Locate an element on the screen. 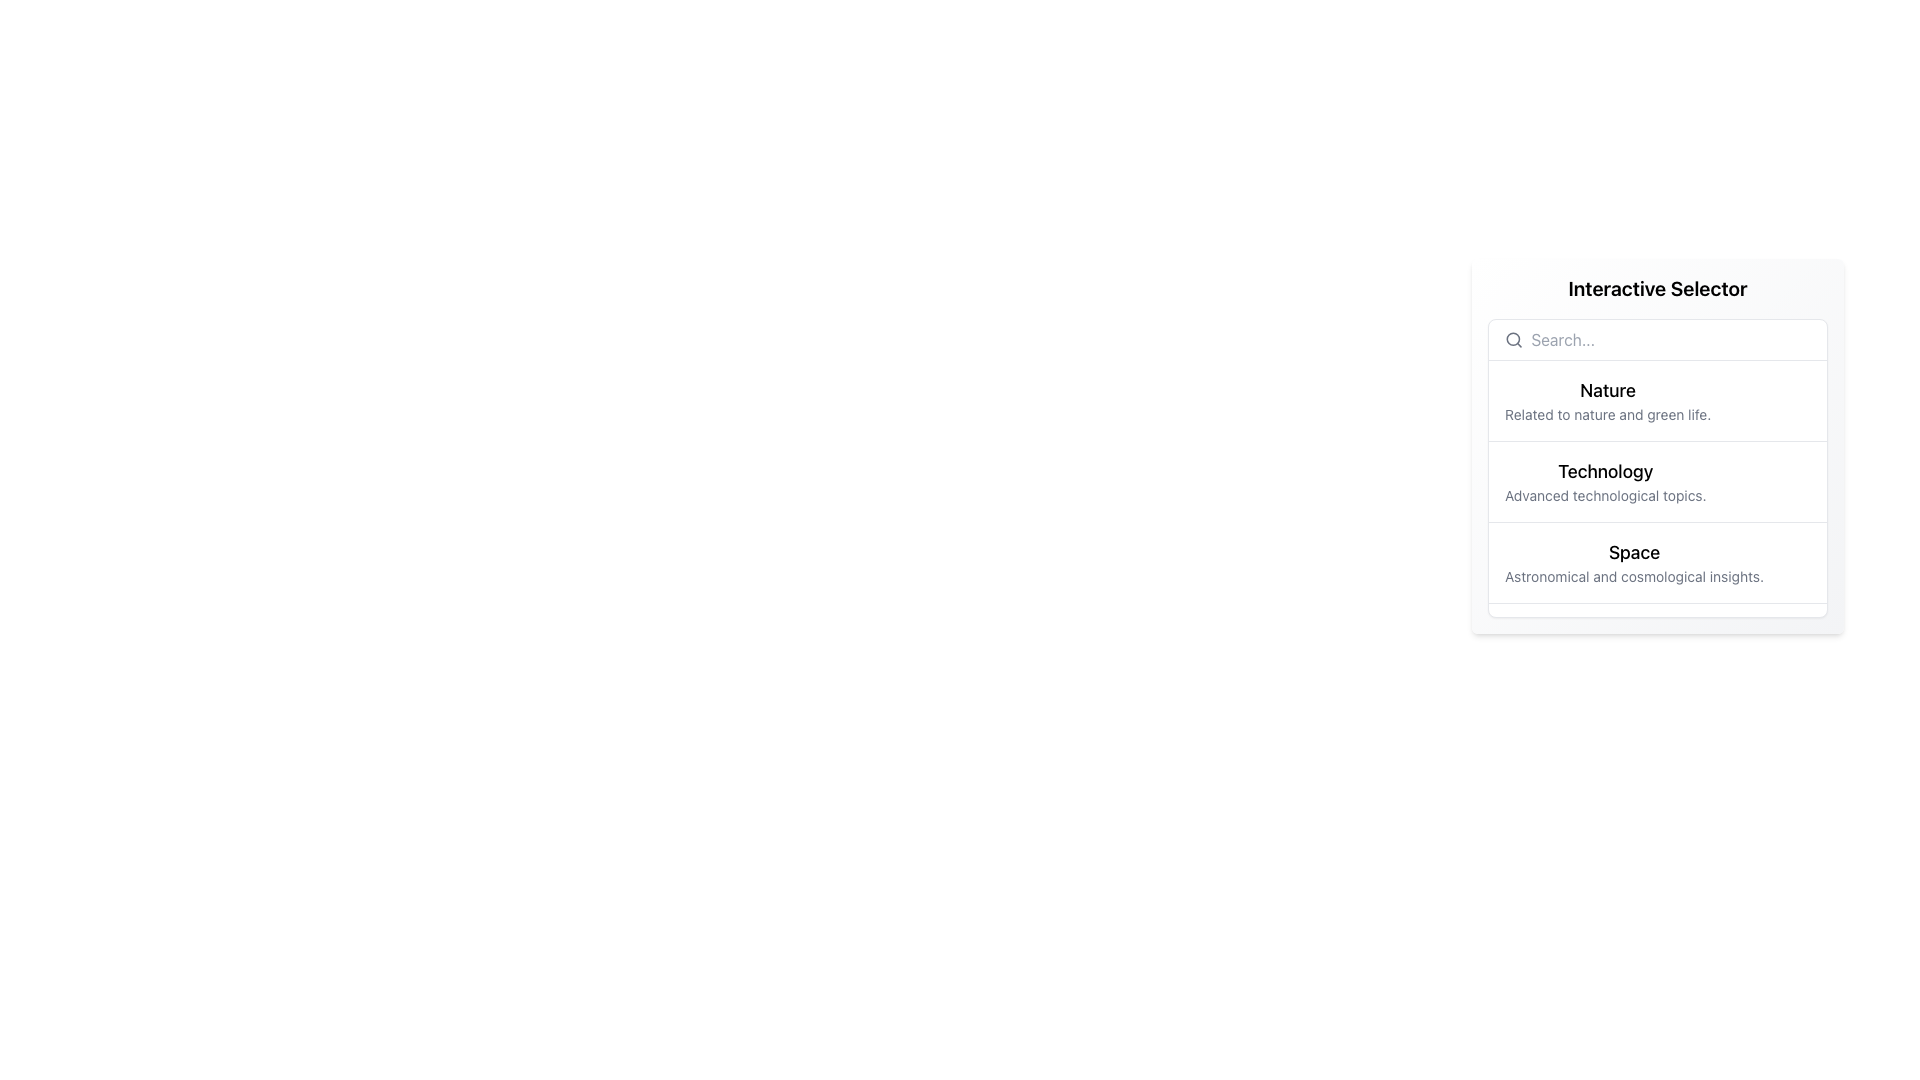  the text element displaying the word 'Technology' which is styled with a bold and larger font is located at coordinates (1605, 471).